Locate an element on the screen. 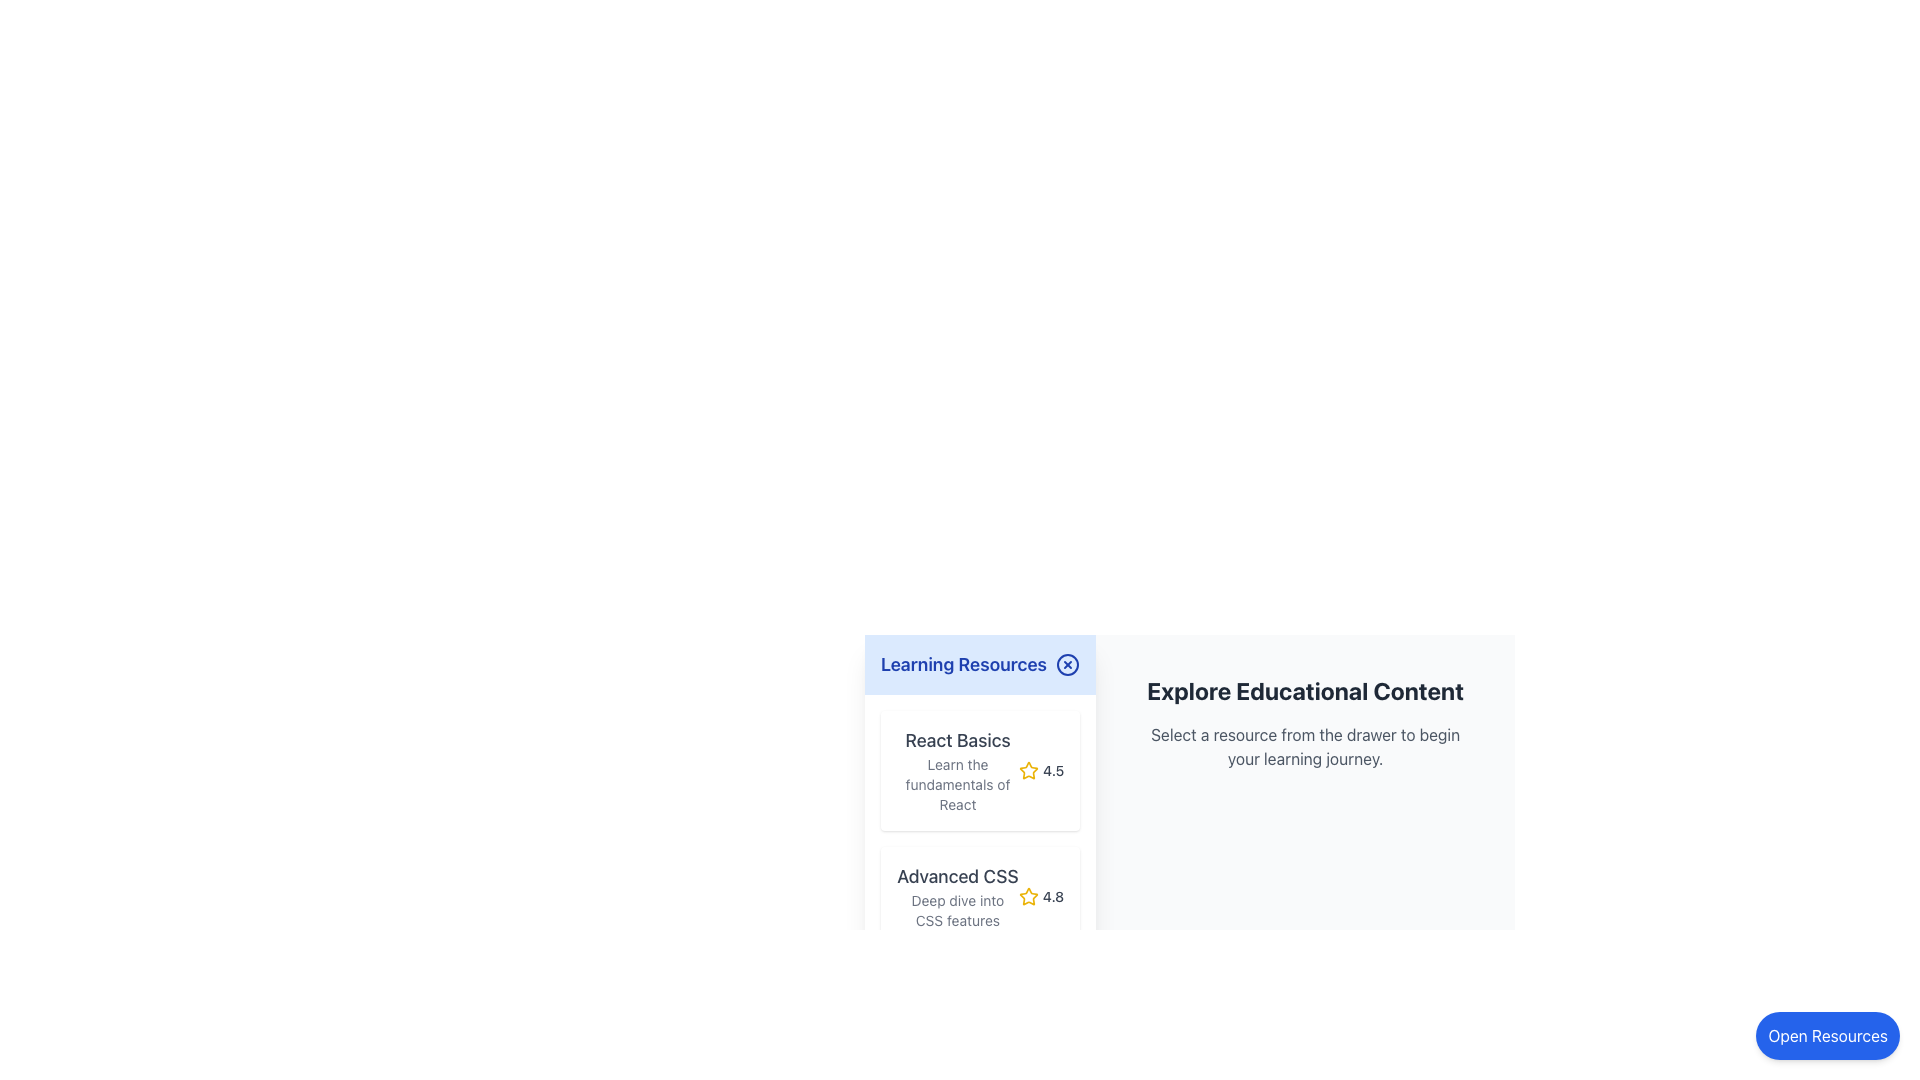  the informative Text label that provides a summary about 'React Basics', located in the 'Learning Resources' sidebar, positioned beneath the title and above the rating indicator is located at coordinates (957, 784).